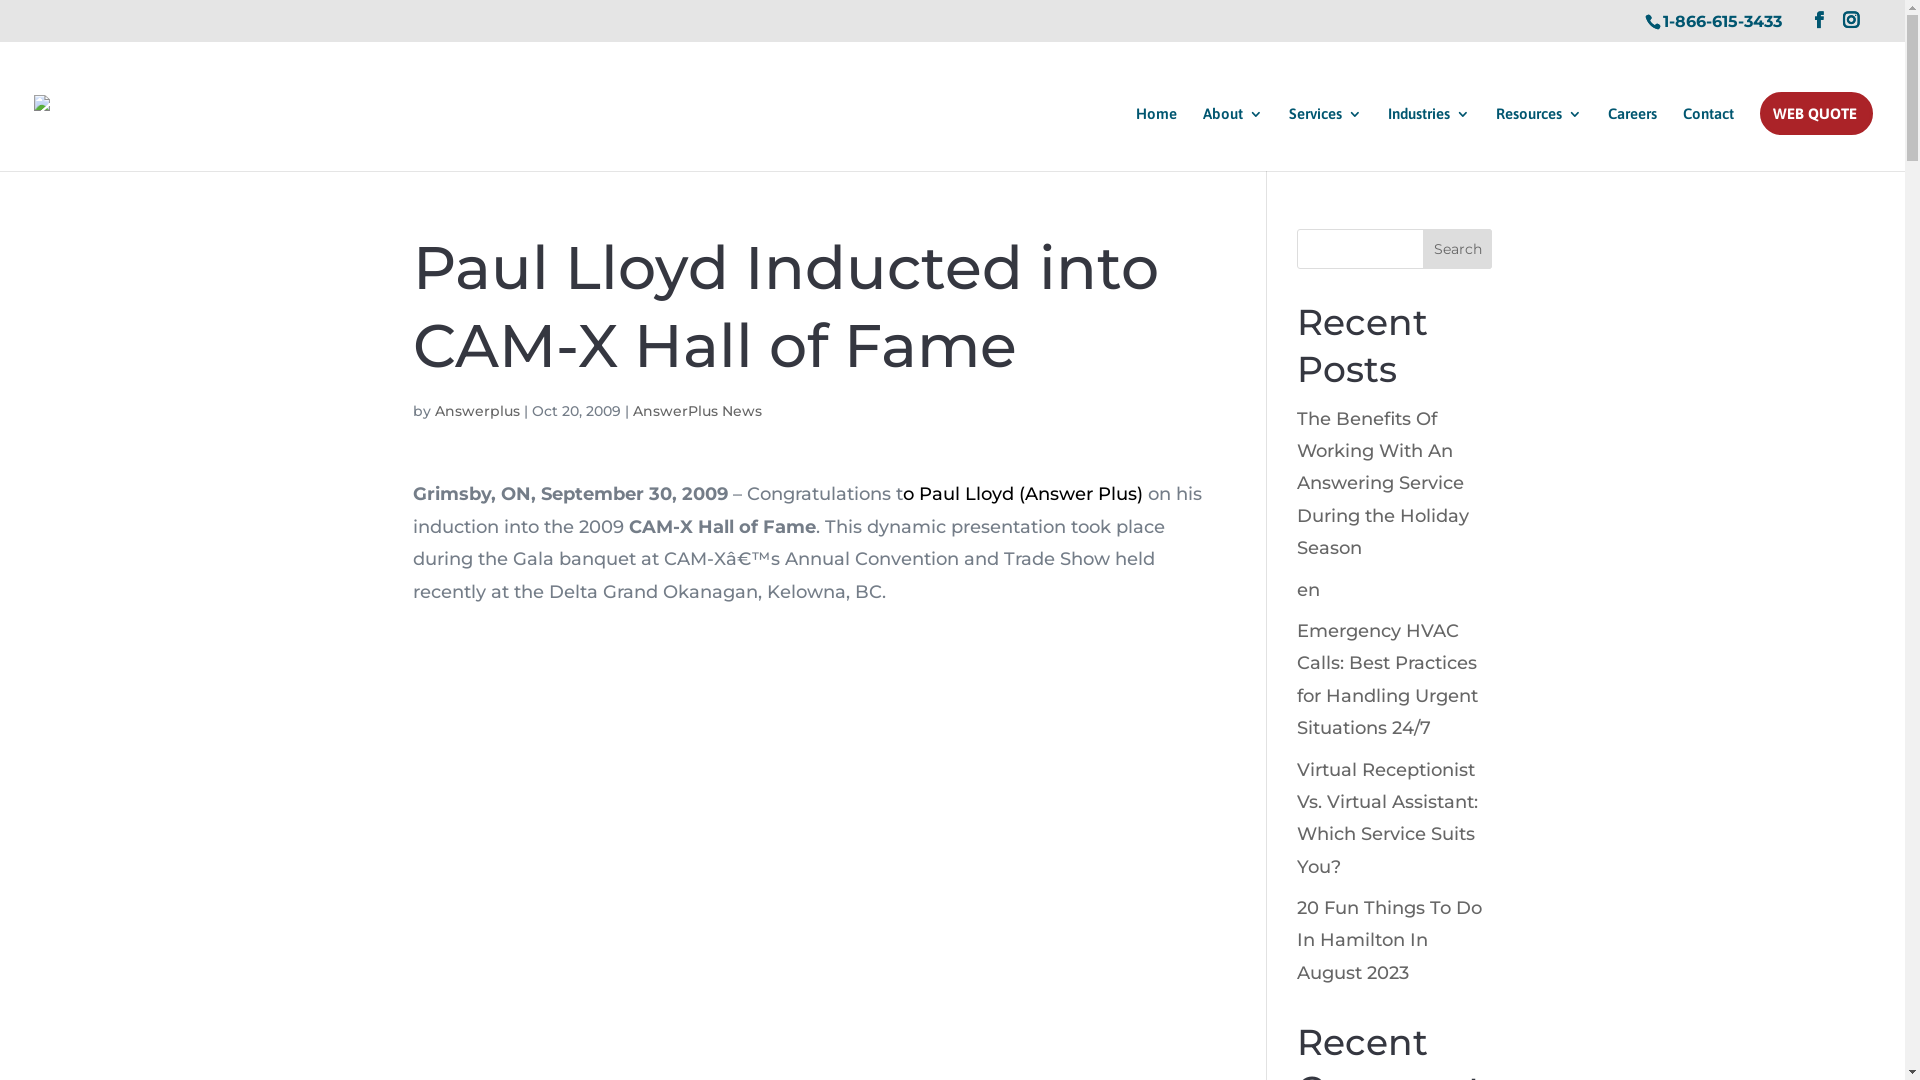 This screenshot has height=1080, width=1920. What do you see at coordinates (1721, 21) in the screenshot?
I see `'1-866-615-3433'` at bounding box center [1721, 21].